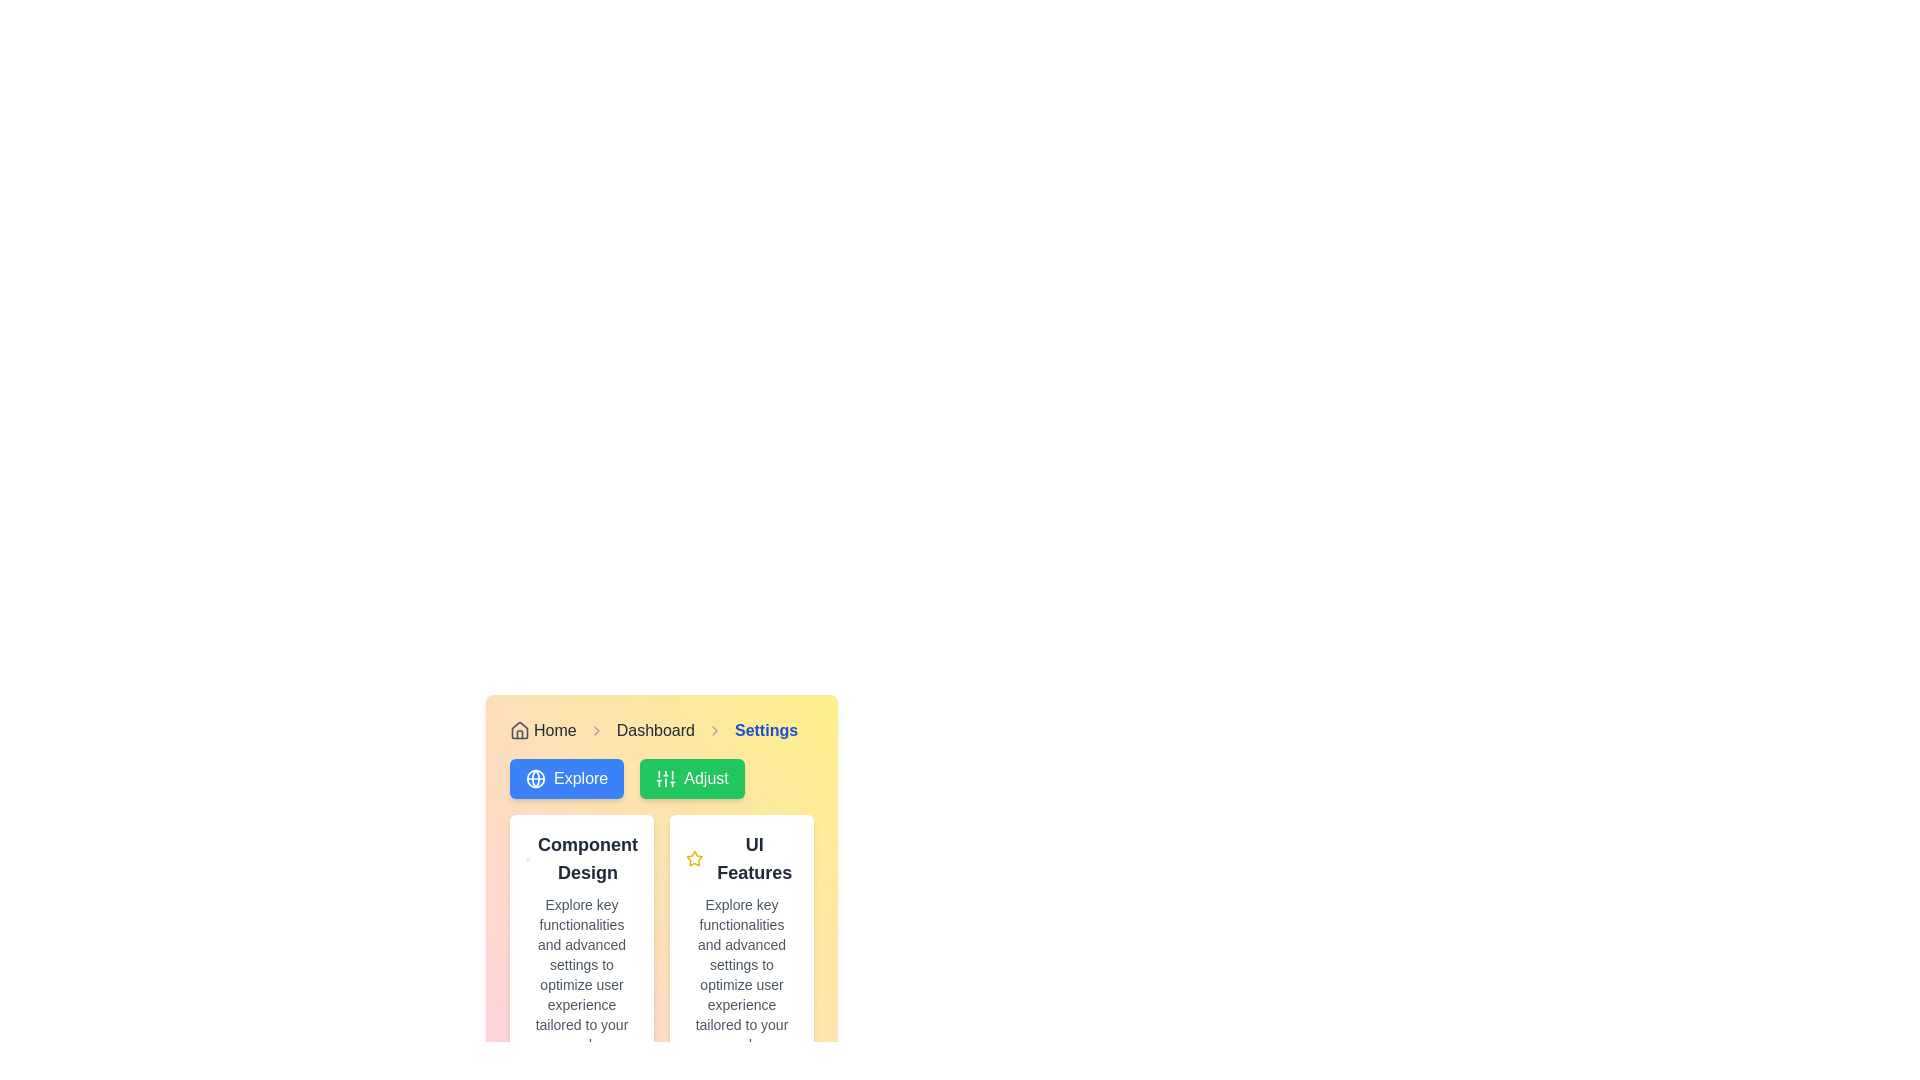 The width and height of the screenshot is (1920, 1080). Describe the element at coordinates (692, 778) in the screenshot. I see `the 'Adjust' button located in the top-right area of the toolbar` at that location.